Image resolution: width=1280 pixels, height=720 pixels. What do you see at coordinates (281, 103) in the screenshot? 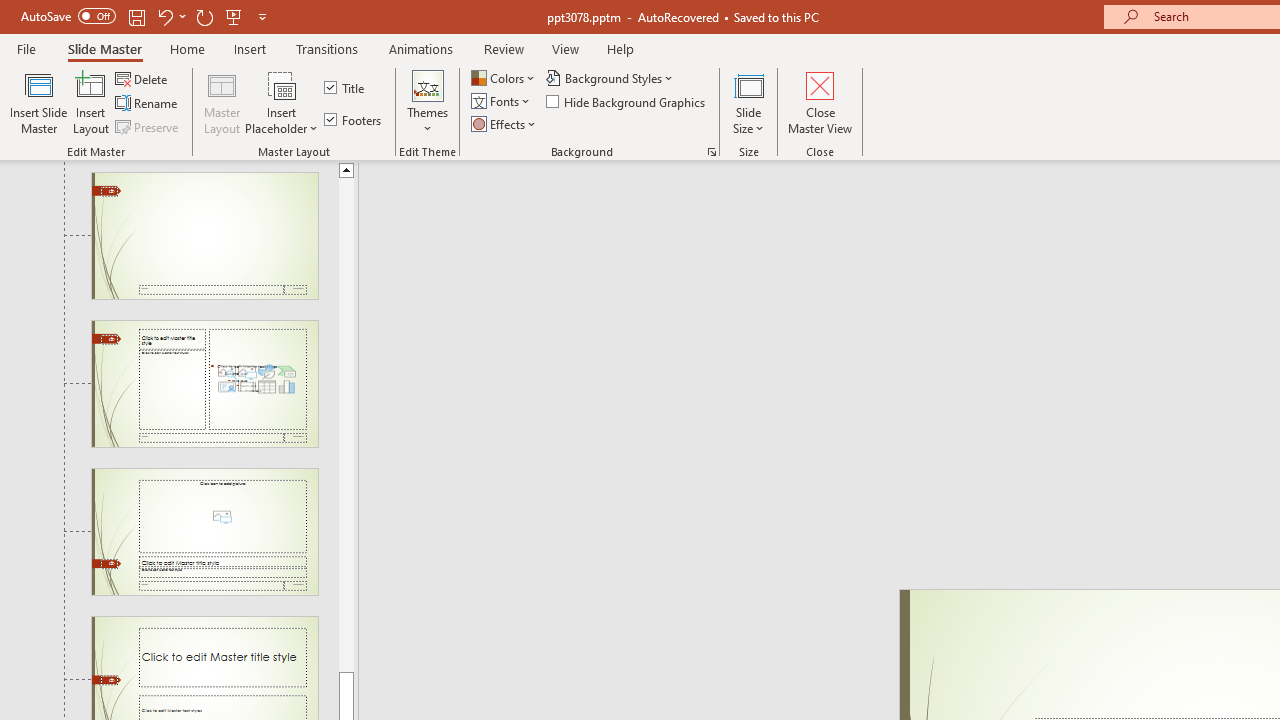
I see `'Insert Placeholder'` at bounding box center [281, 103].